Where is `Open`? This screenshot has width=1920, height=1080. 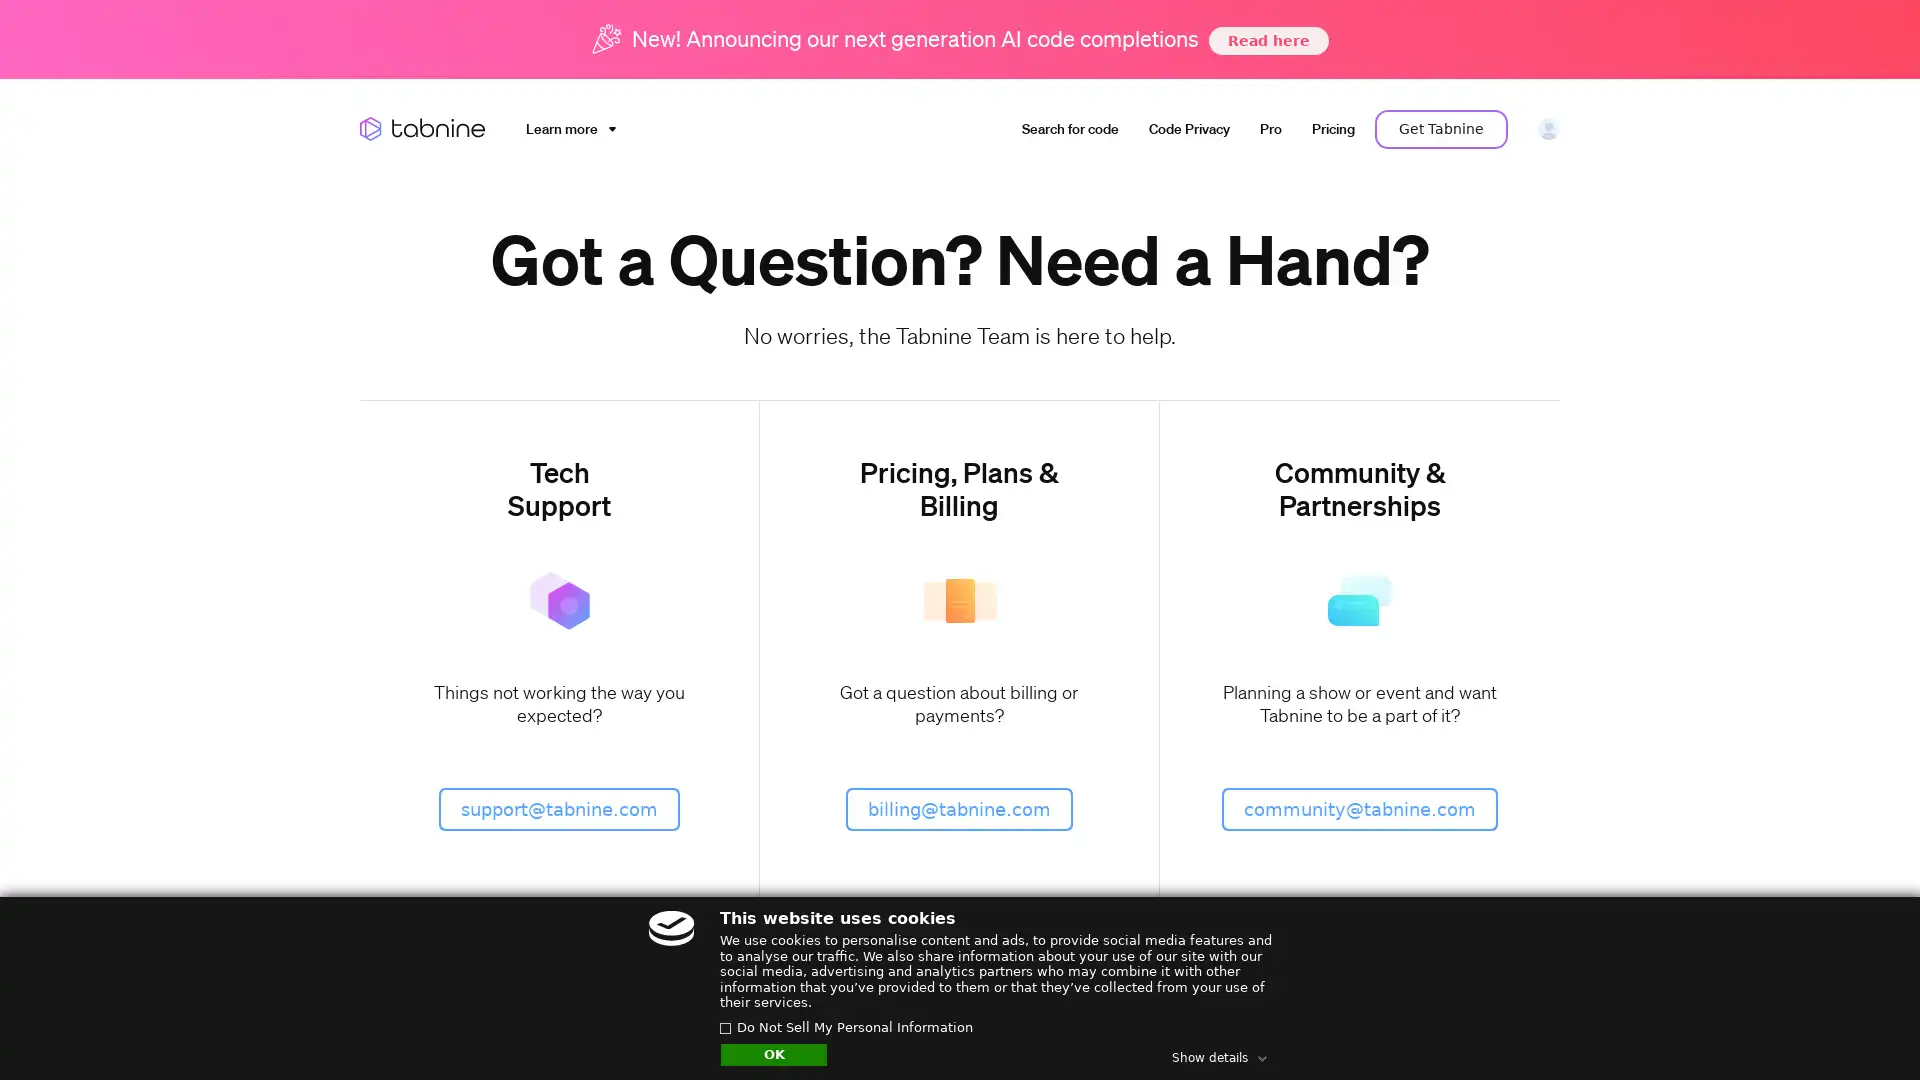
Open is located at coordinates (1860, 1026).